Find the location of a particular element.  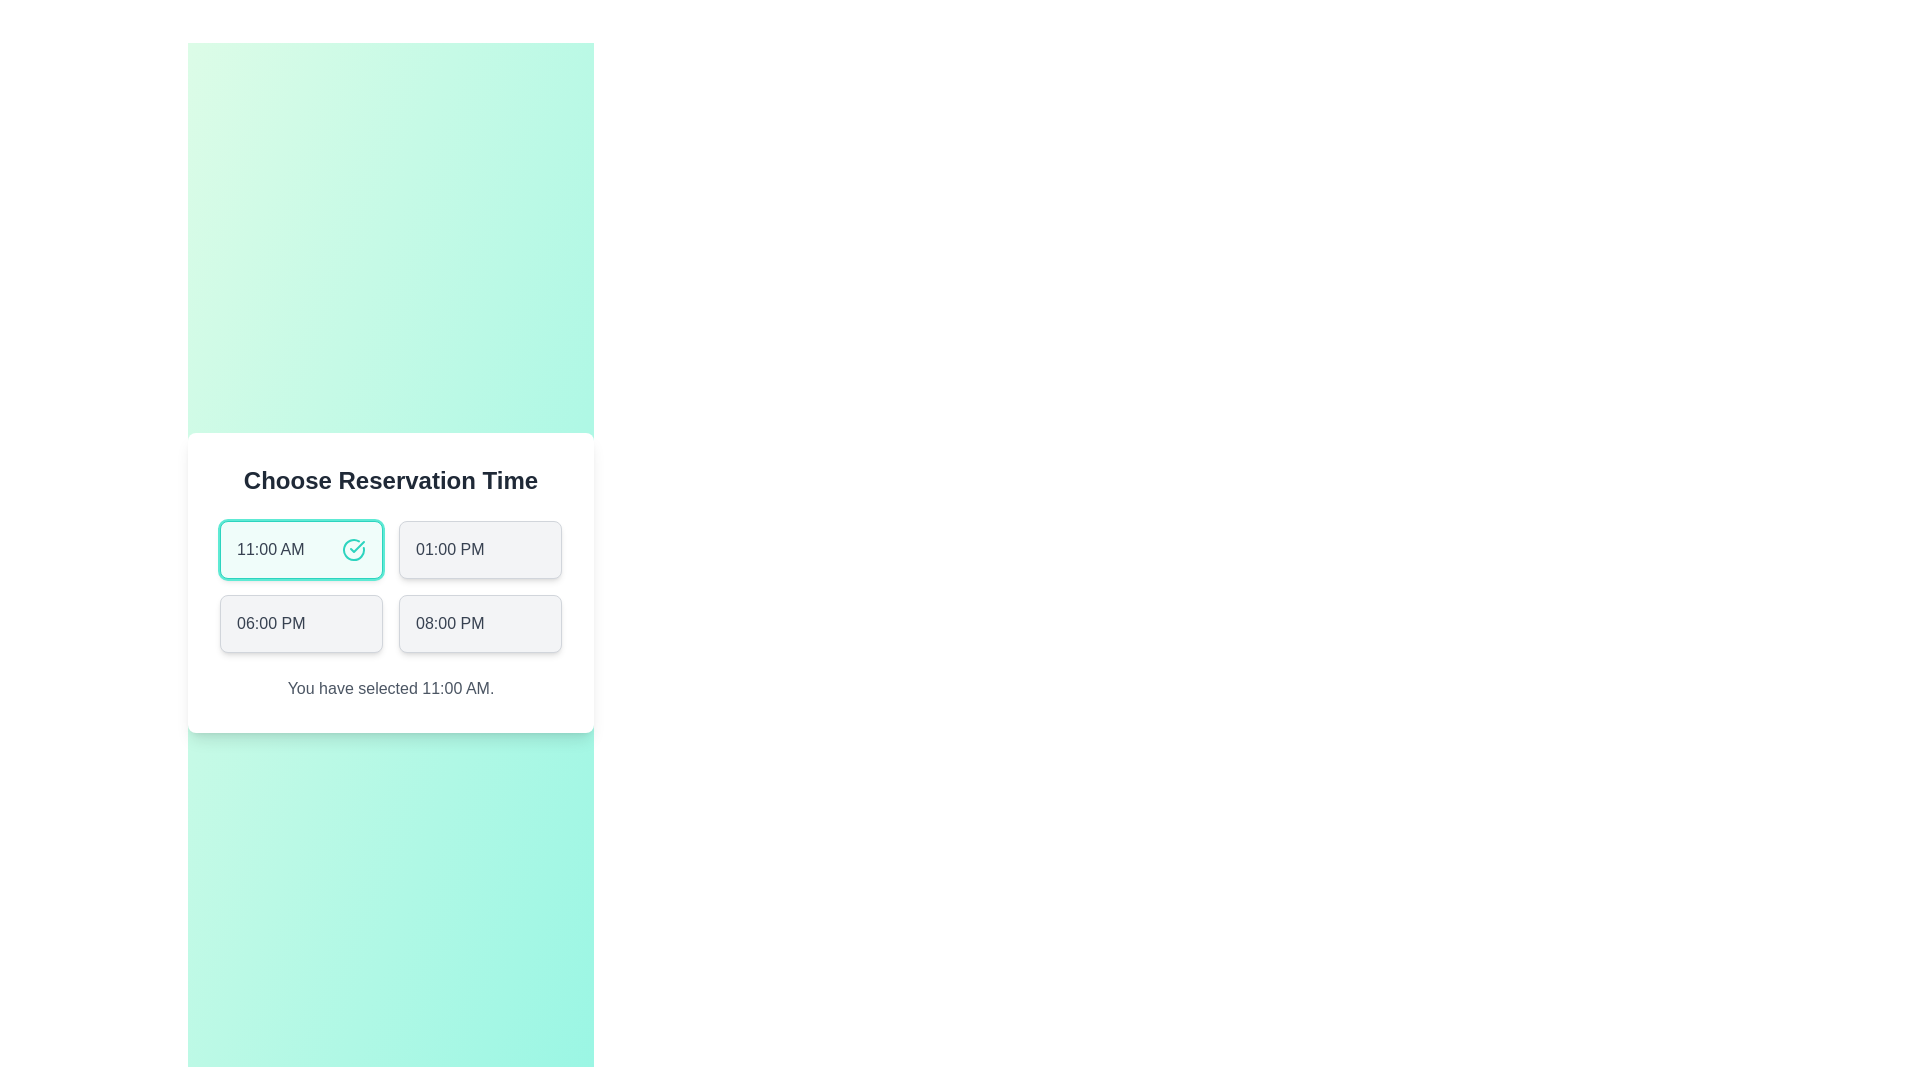

the Text Display element that confirms the selected reservation time, located below the grid of selectable times in the reservation card is located at coordinates (390, 688).